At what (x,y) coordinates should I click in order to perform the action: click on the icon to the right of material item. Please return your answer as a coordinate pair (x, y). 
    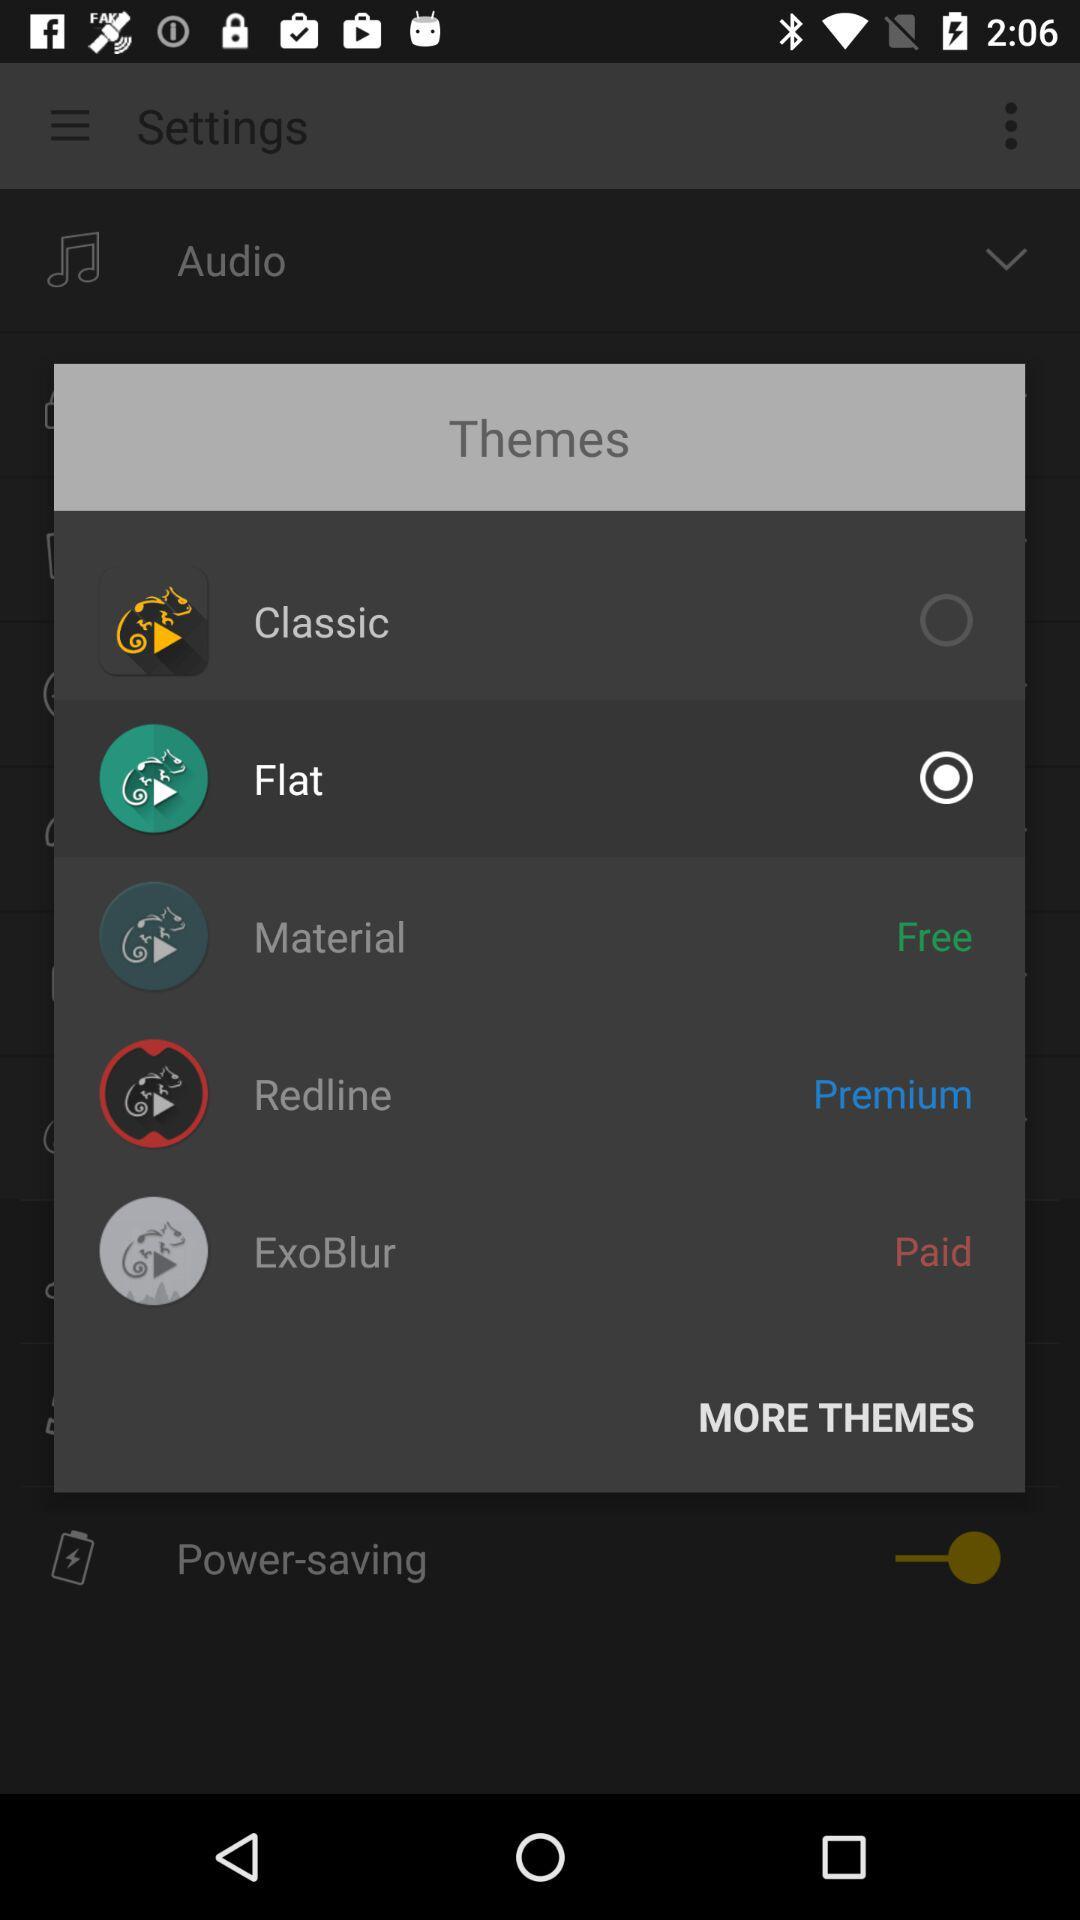
    Looking at the image, I should click on (934, 934).